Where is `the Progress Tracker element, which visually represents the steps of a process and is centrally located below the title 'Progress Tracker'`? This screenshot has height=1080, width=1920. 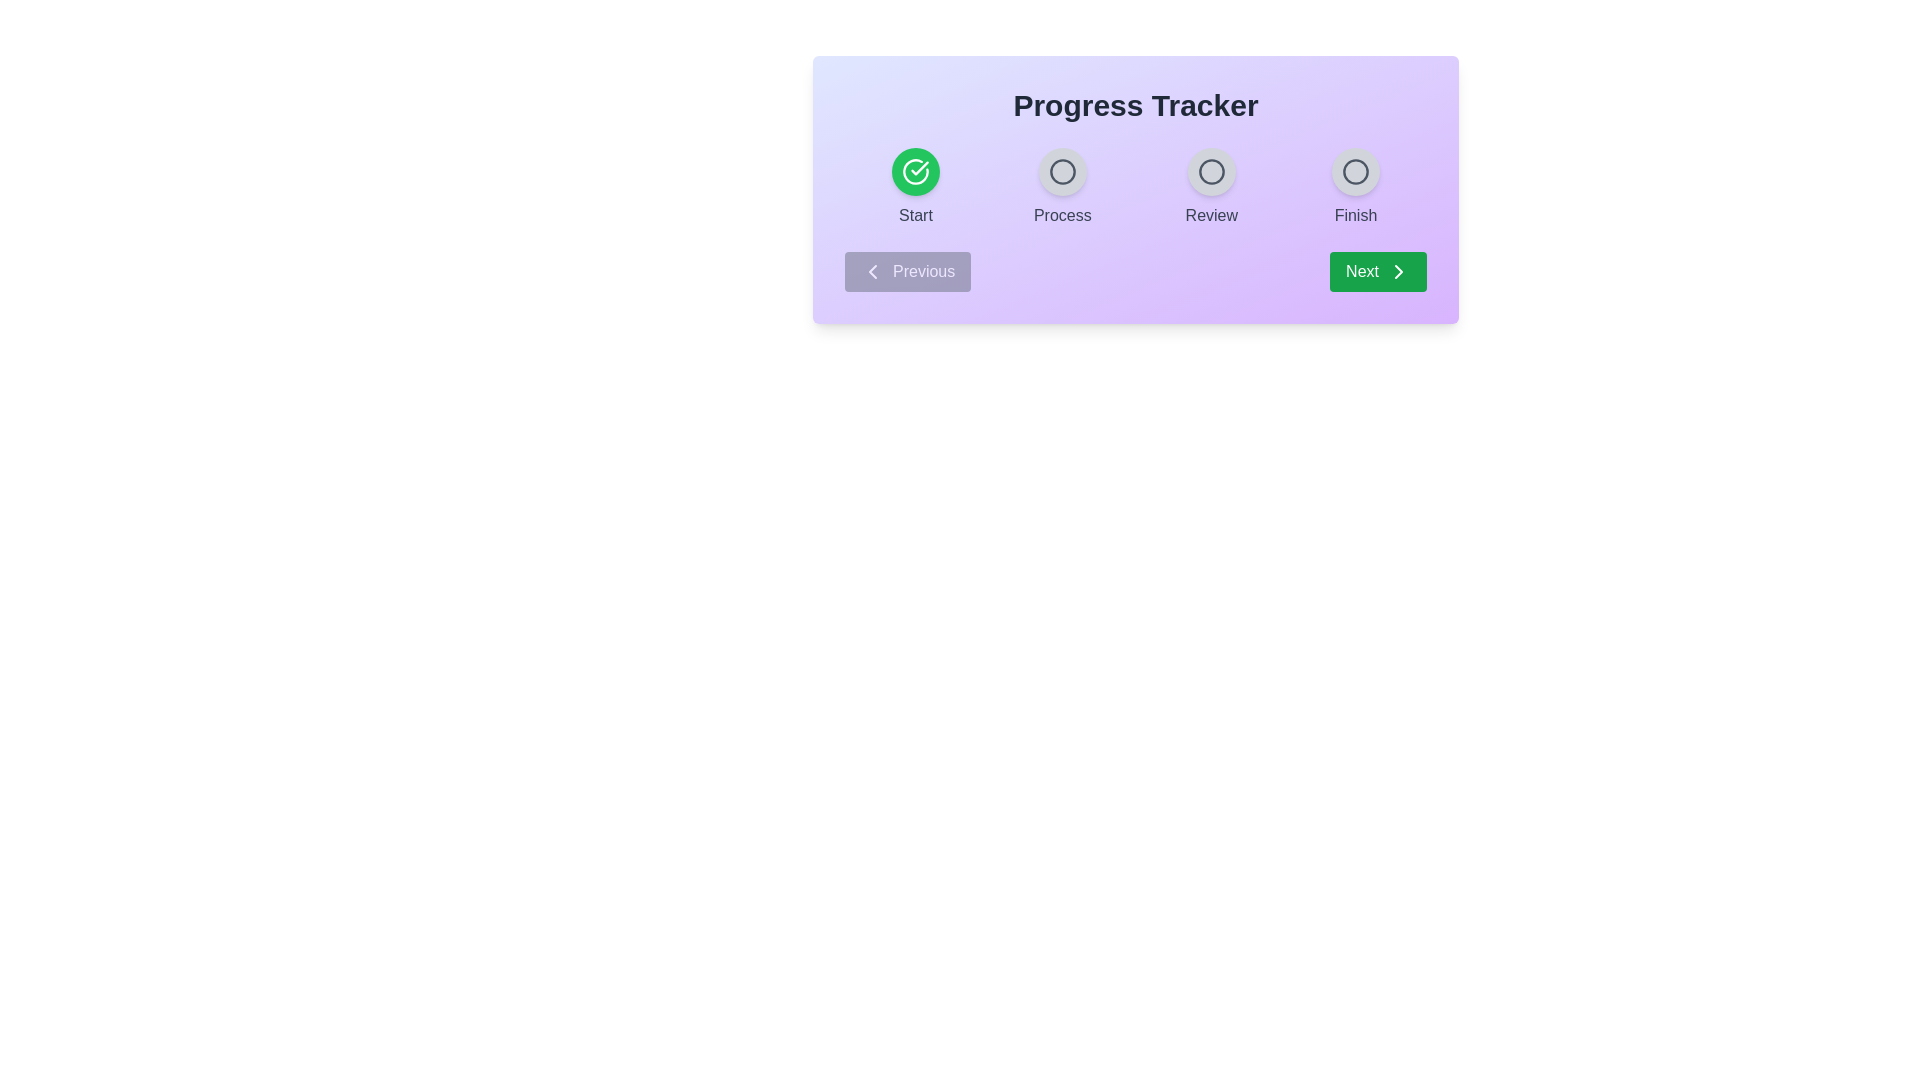
the Progress Tracker element, which visually represents the steps of a process and is centrally located below the title 'Progress Tracker' is located at coordinates (1136, 188).